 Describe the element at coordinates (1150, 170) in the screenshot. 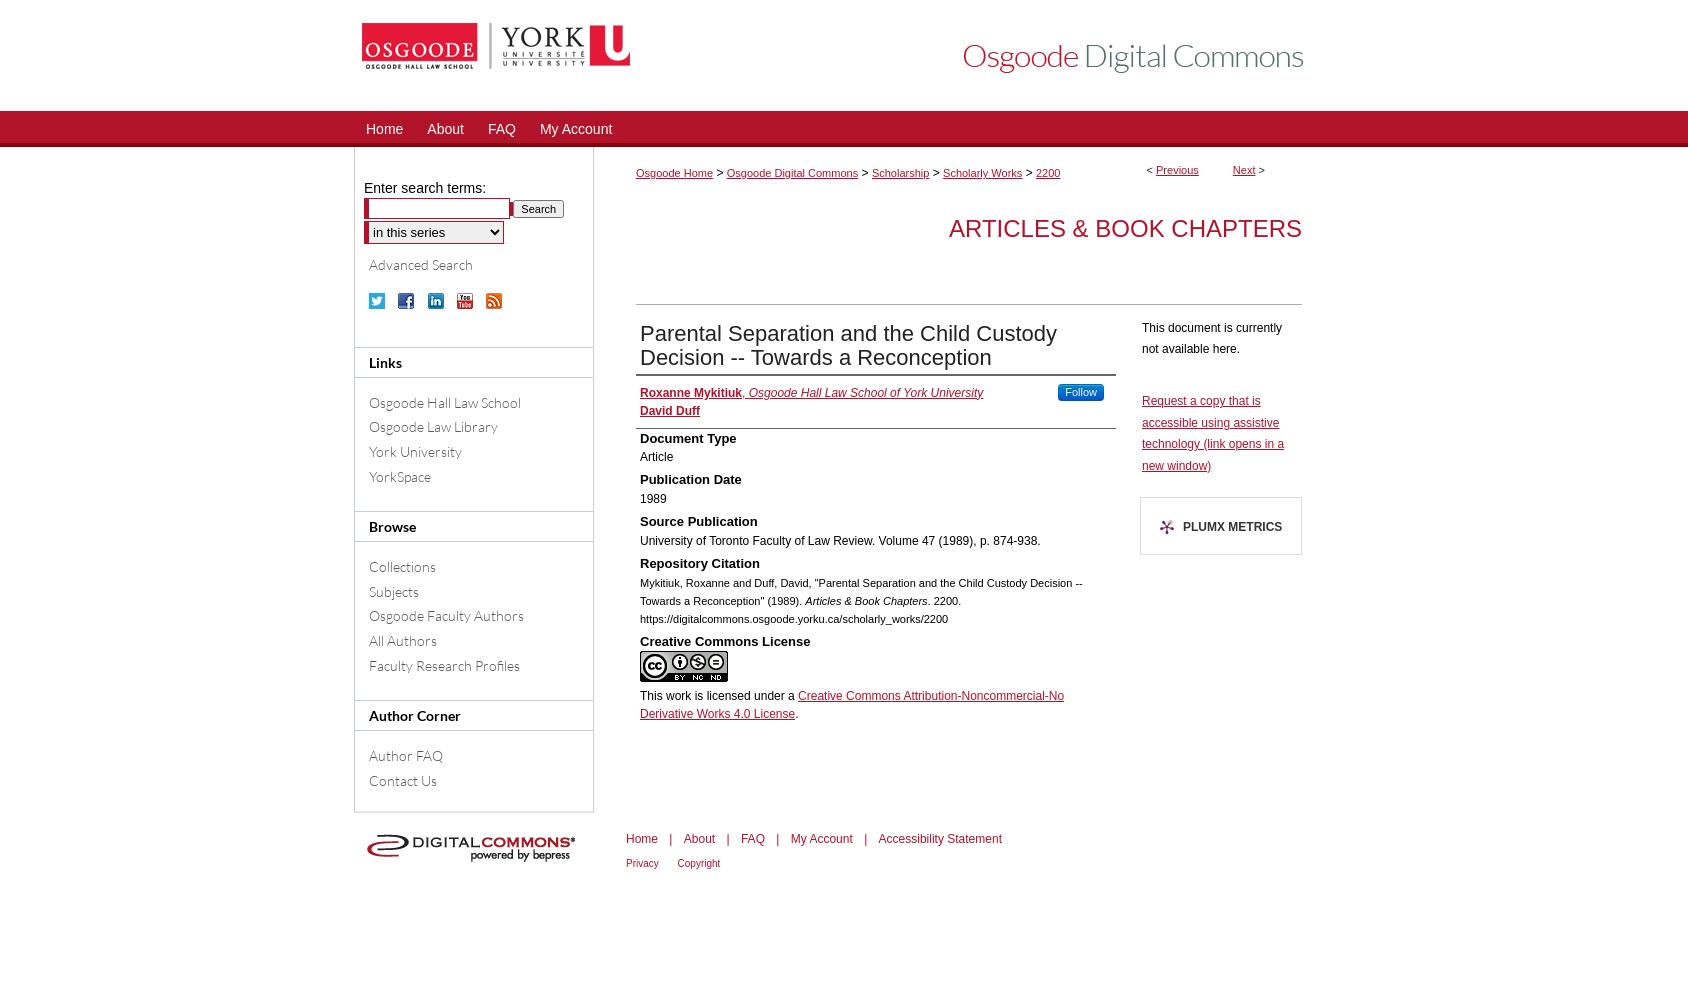

I see `'<'` at that location.